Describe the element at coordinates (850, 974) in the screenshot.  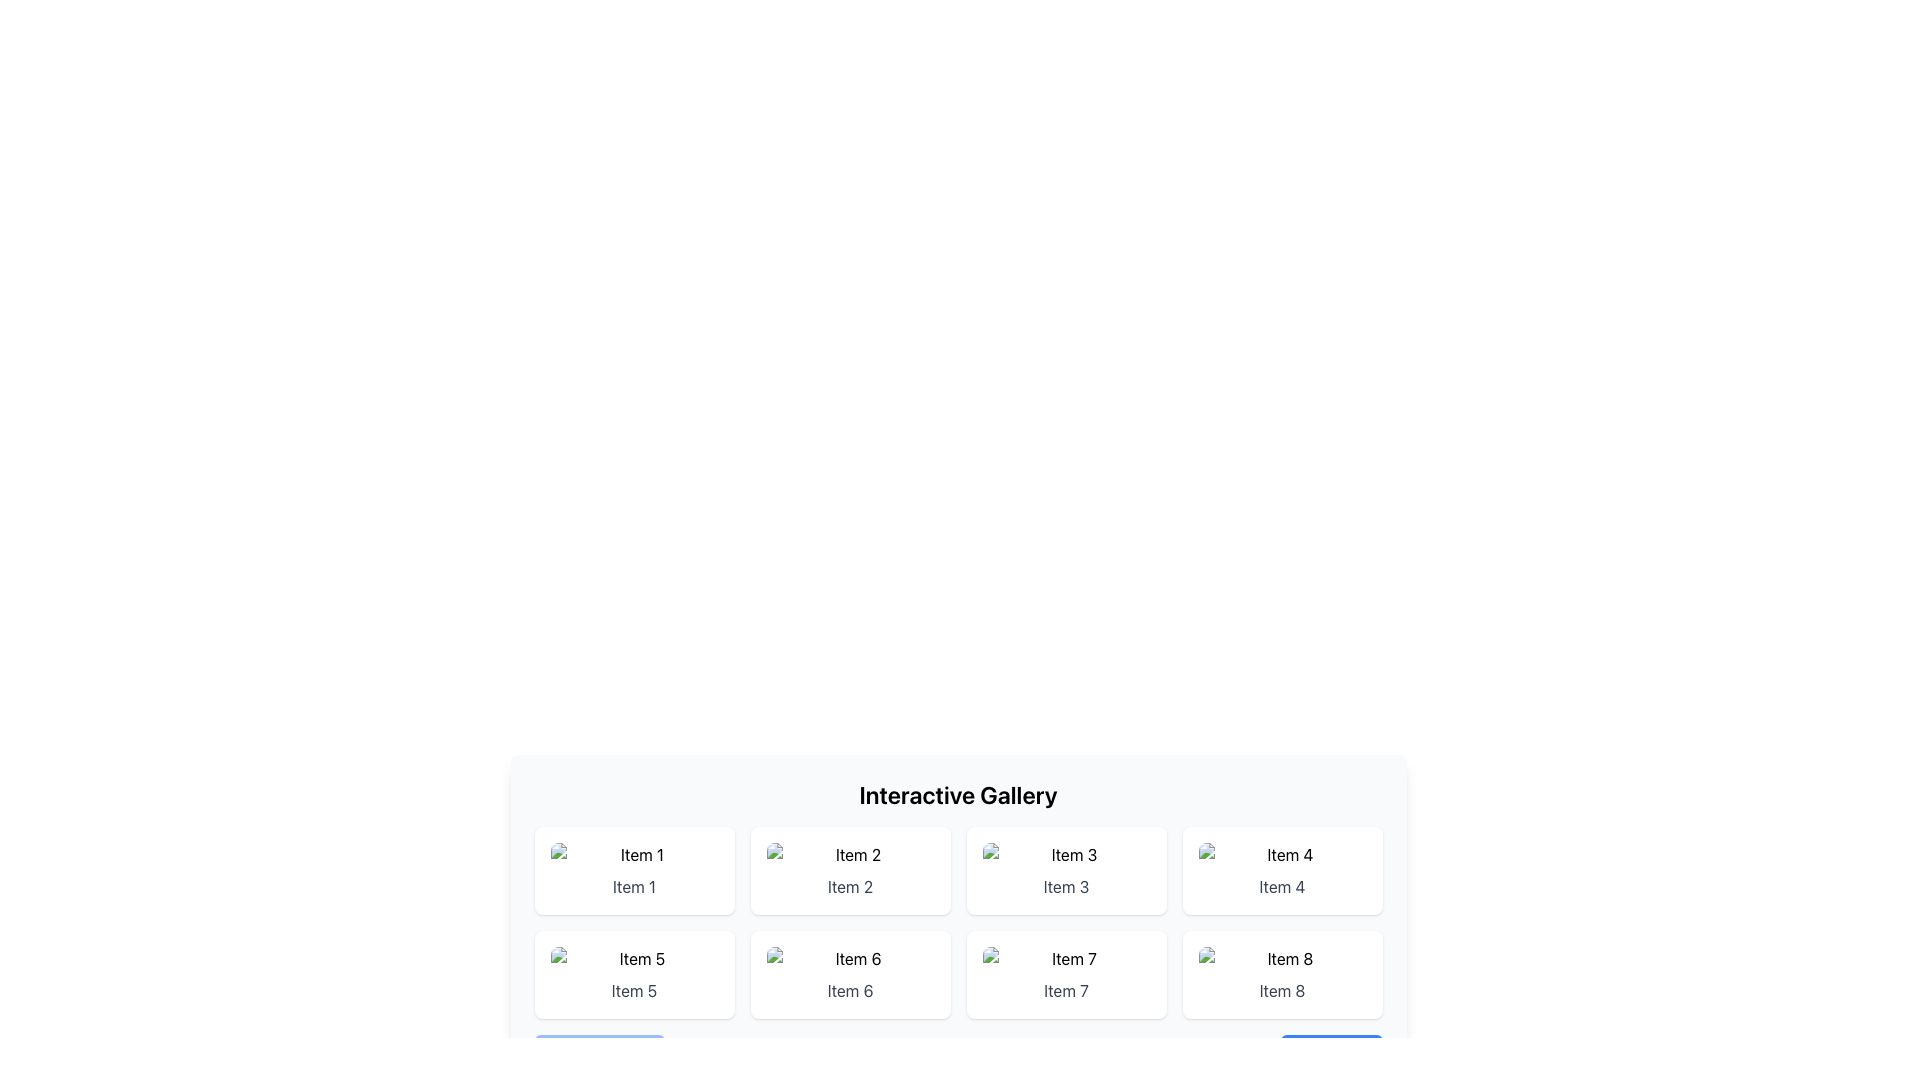
I see `the Card component representing 'Item 6', located in the second row and second column of the grid layout` at that location.